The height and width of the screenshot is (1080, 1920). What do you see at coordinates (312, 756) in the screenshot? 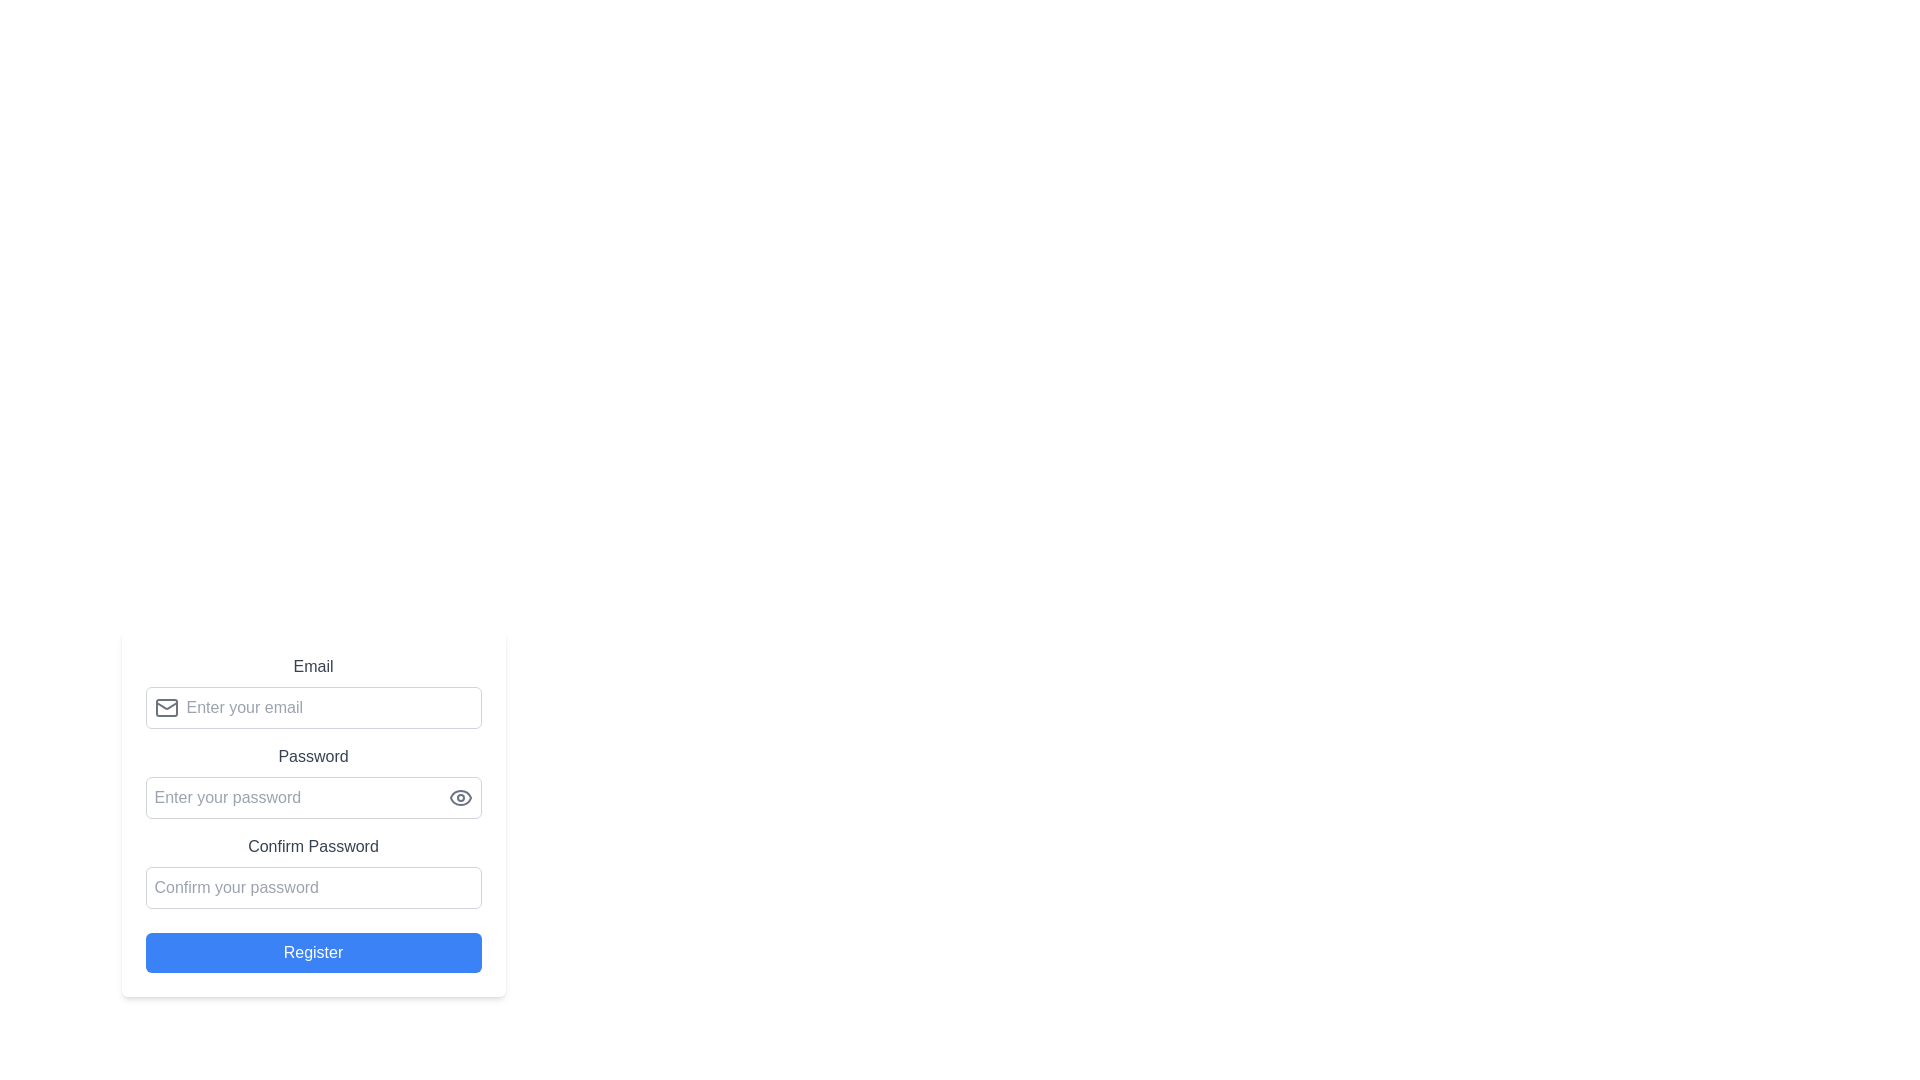
I see `'Password' text label which is displayed in bold, dark gray font above the password input box` at bounding box center [312, 756].